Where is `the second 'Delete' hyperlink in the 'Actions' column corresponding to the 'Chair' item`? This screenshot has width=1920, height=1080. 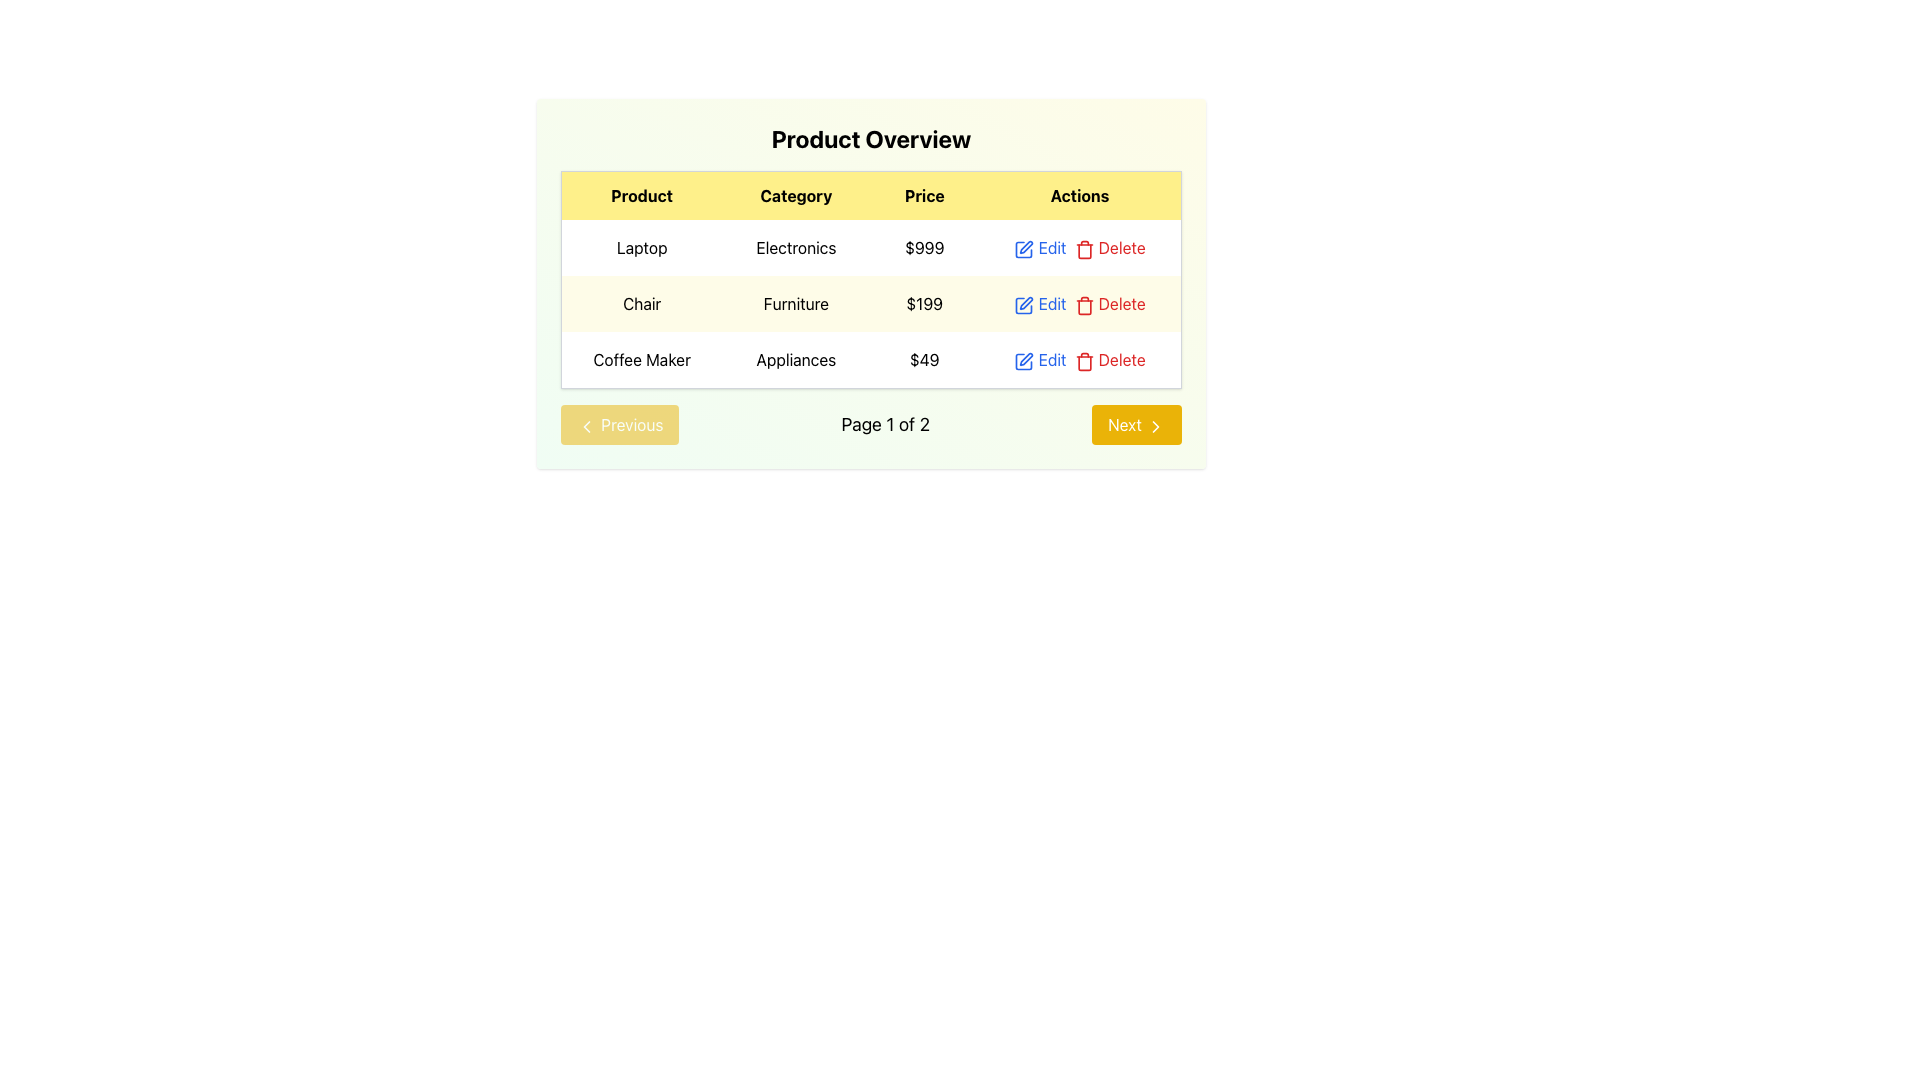
the second 'Delete' hyperlink in the 'Actions' column corresponding to the 'Chair' item is located at coordinates (1109, 304).